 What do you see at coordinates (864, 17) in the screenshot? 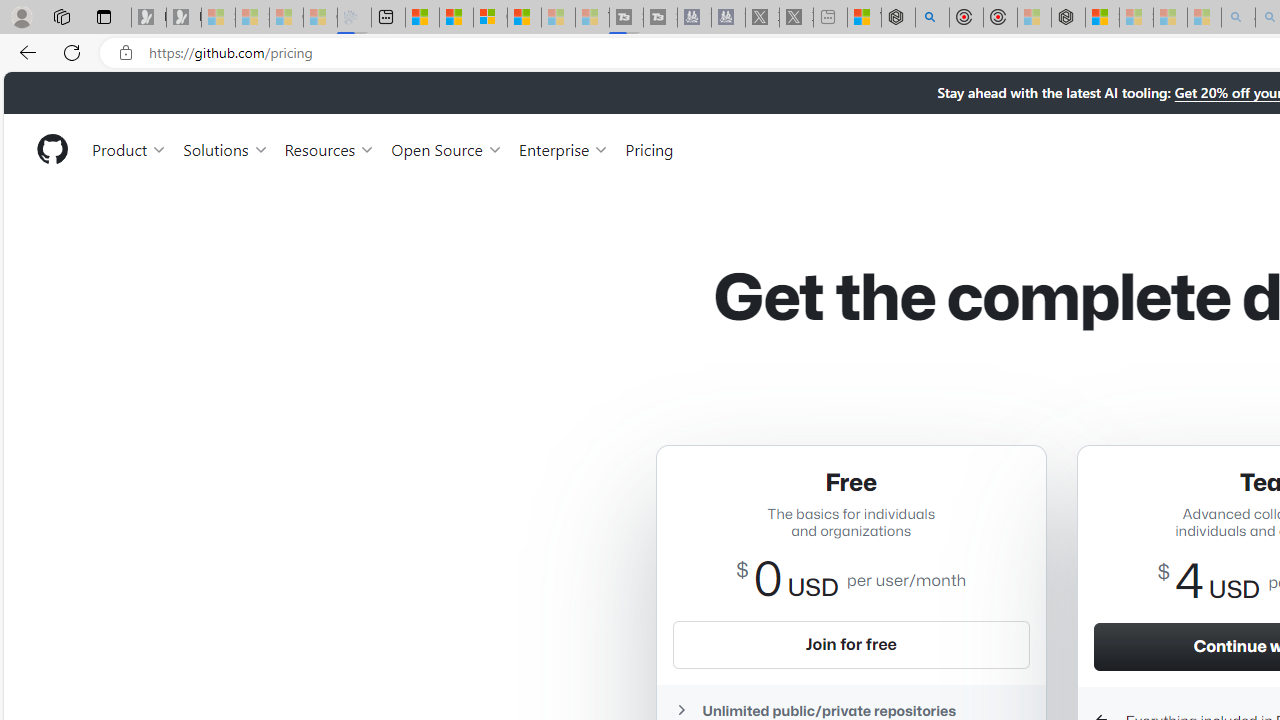
I see `'Wildlife - MSN'` at bounding box center [864, 17].